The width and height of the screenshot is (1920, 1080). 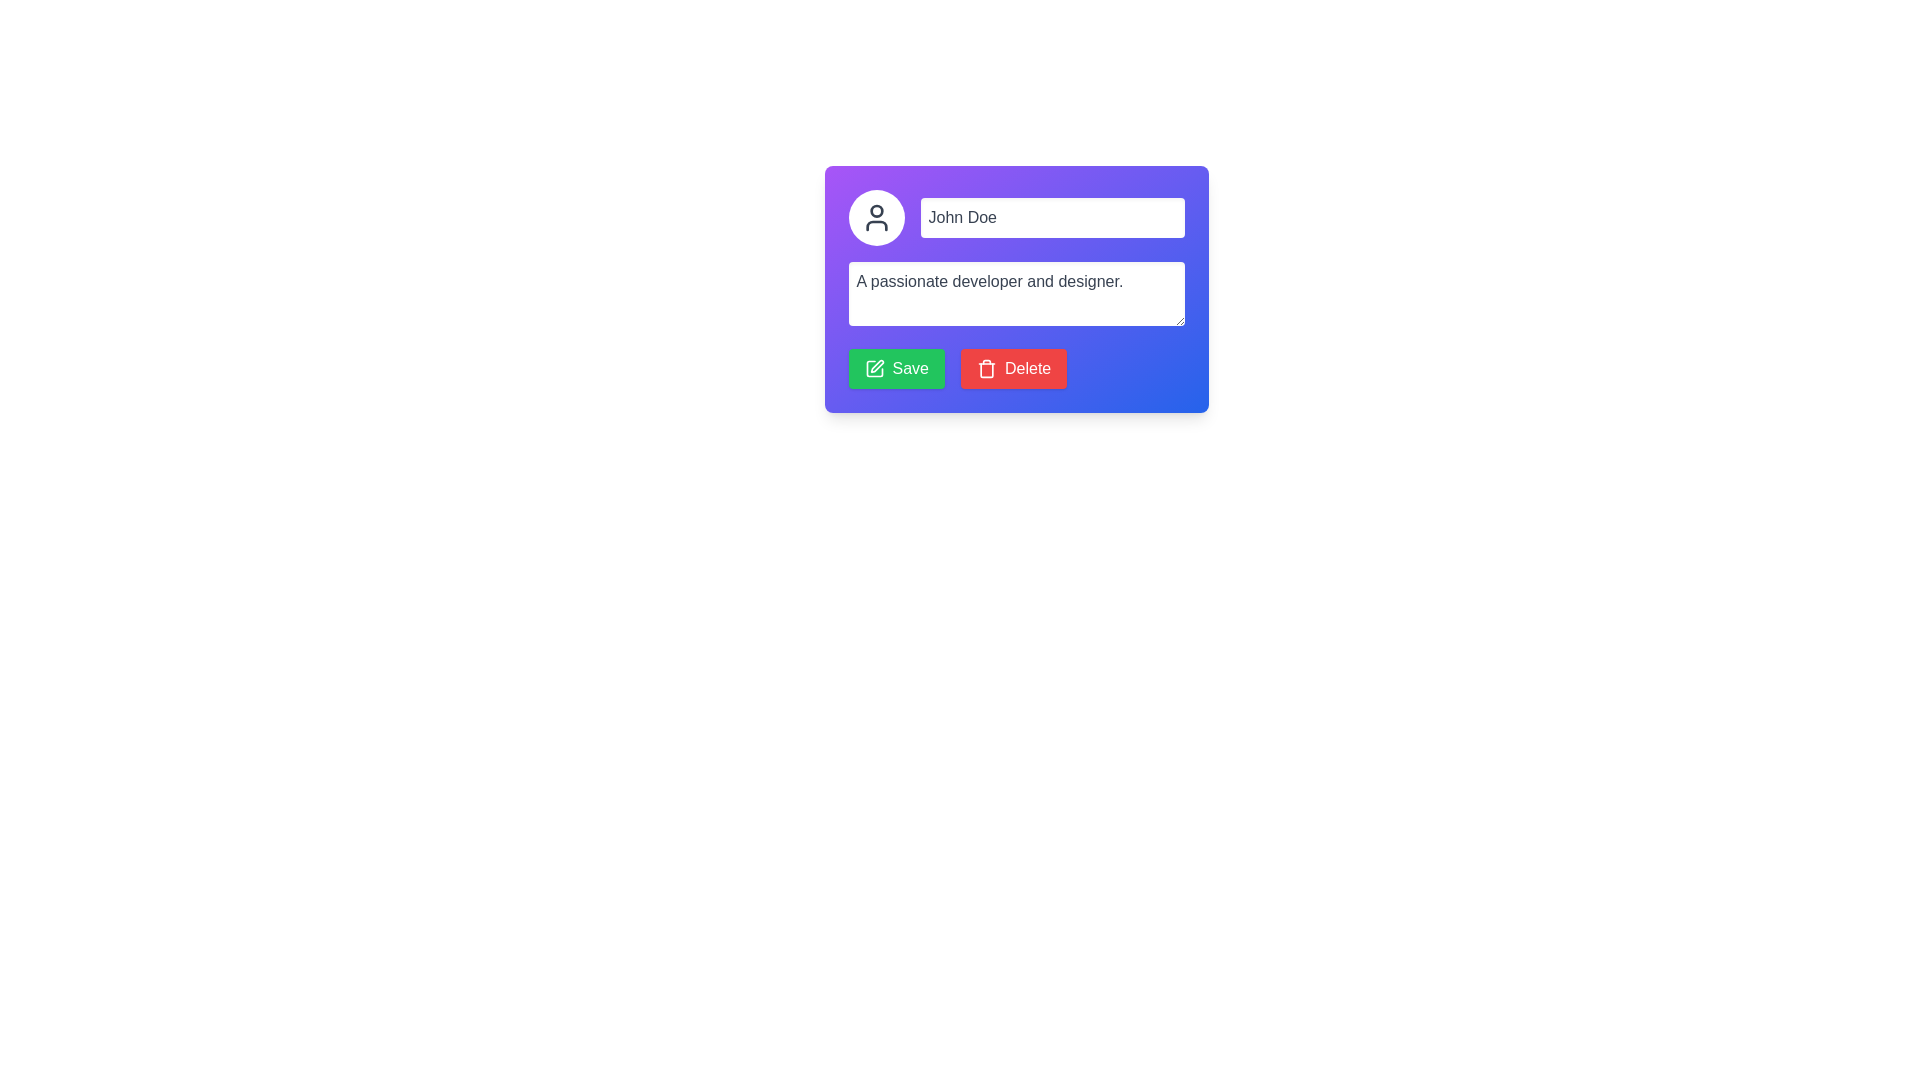 What do you see at coordinates (876, 211) in the screenshot?
I see `the topmost circle of the user avatar icon located on the left side of the form header` at bounding box center [876, 211].